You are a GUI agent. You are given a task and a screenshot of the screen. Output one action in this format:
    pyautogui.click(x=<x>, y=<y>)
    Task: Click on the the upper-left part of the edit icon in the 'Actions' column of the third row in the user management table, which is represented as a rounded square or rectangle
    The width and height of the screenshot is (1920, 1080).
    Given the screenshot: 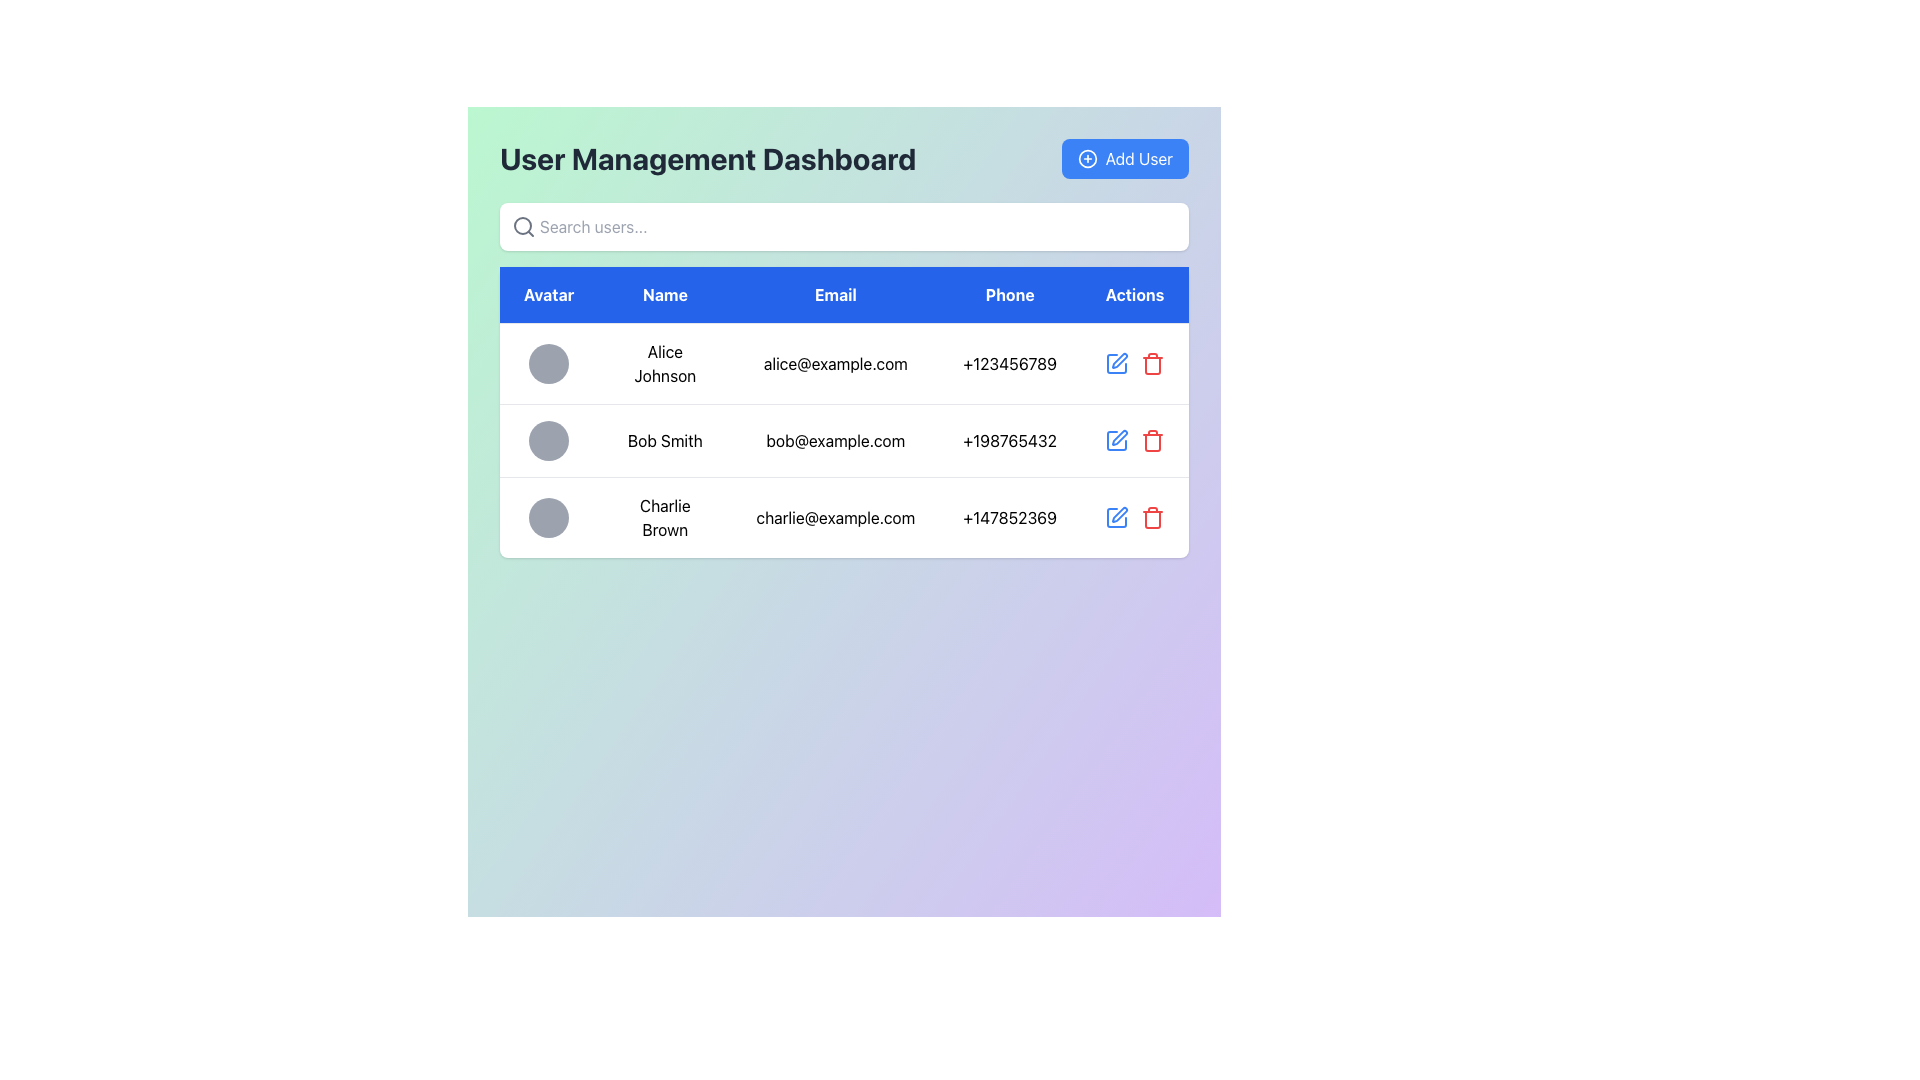 What is the action you would take?
    pyautogui.click(x=1116, y=516)
    